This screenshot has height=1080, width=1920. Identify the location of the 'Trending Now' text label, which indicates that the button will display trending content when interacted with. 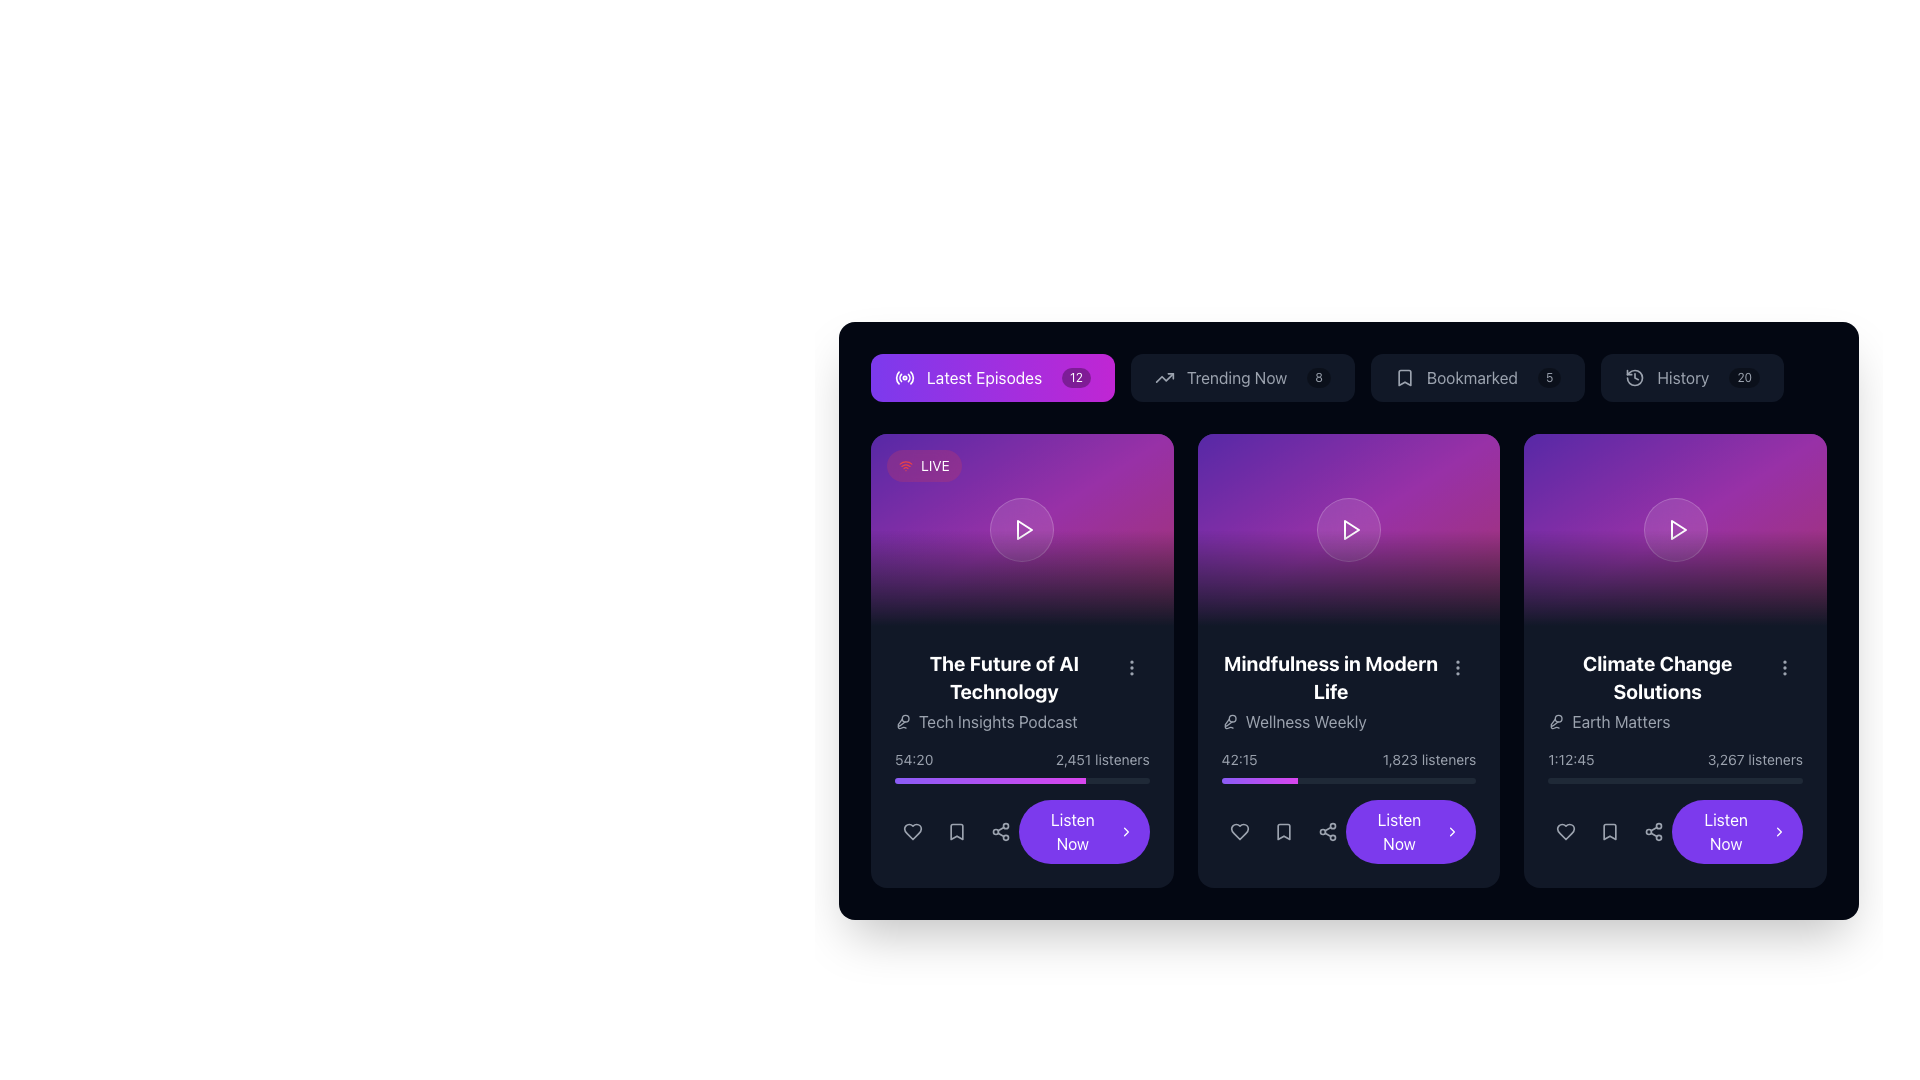
(1236, 378).